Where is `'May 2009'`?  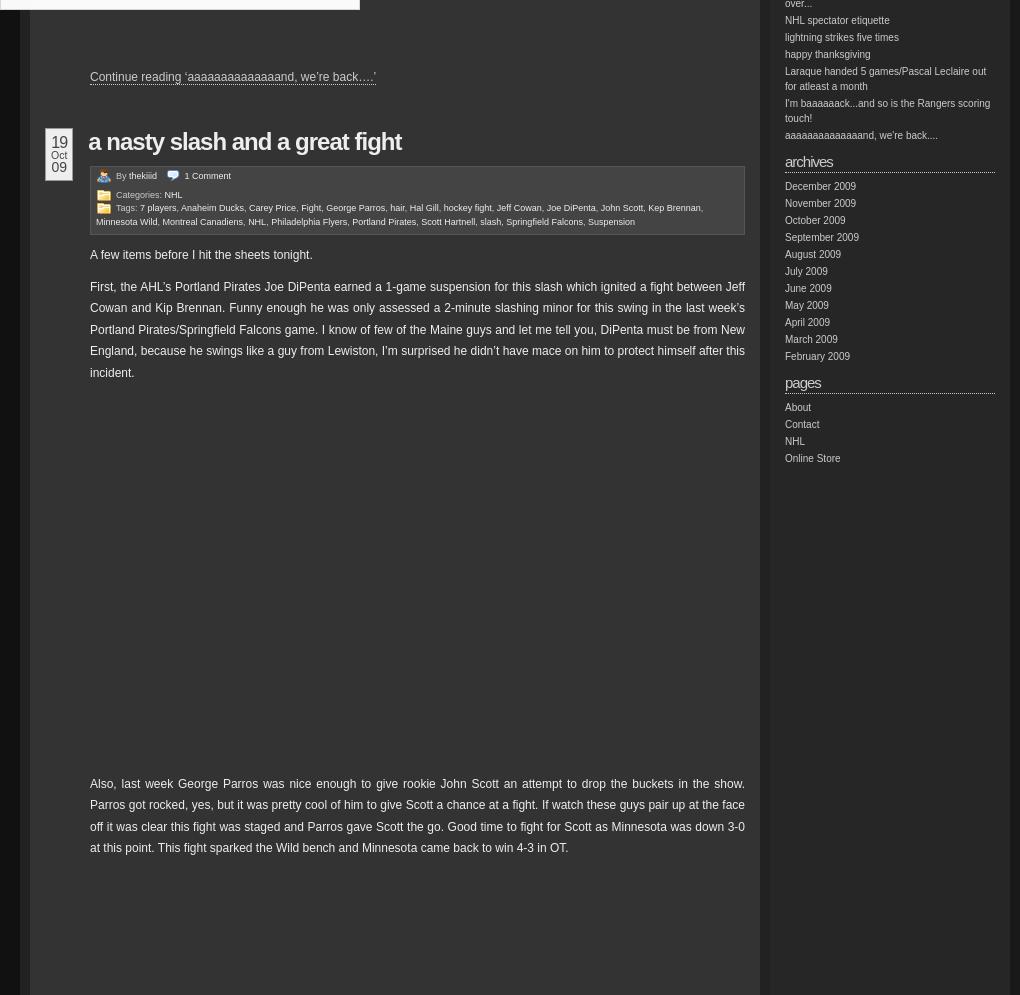
'May 2009' is located at coordinates (783, 304).